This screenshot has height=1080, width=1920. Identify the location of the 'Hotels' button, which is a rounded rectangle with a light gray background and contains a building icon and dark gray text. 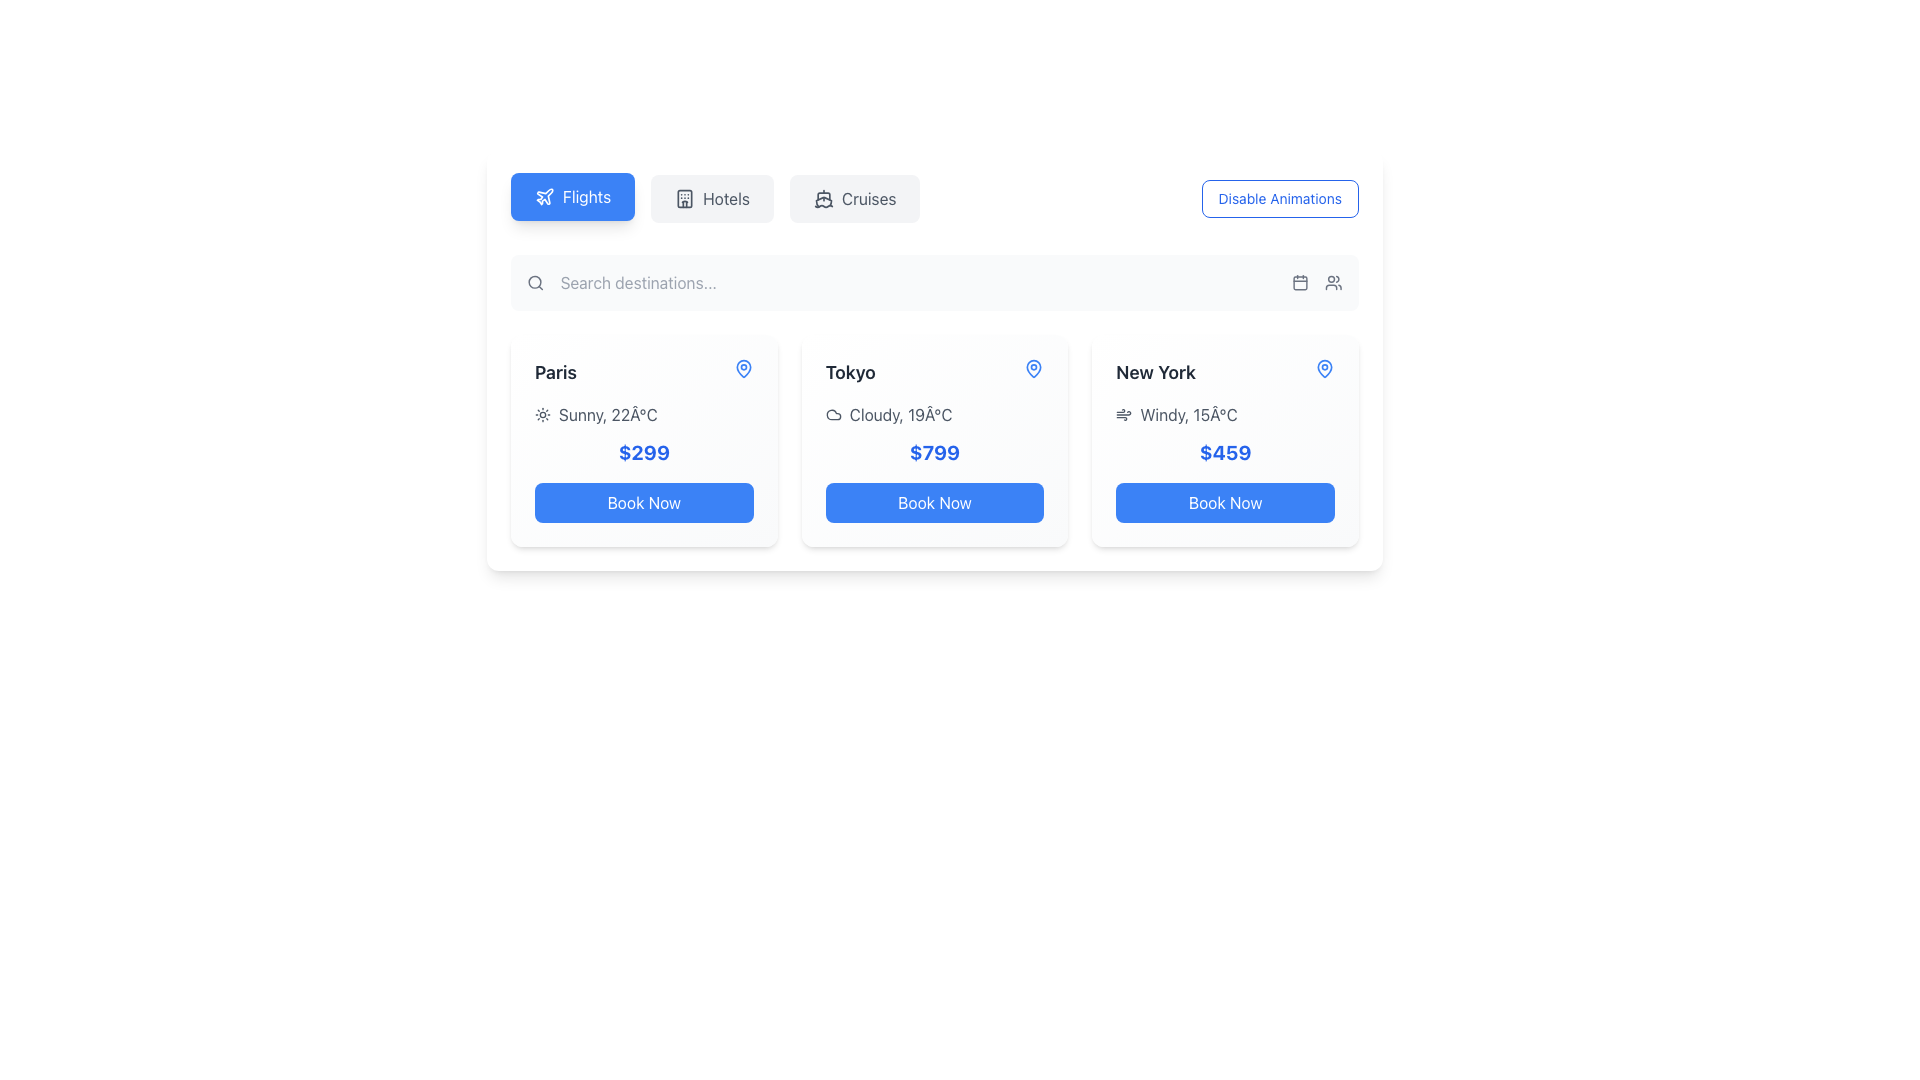
(712, 199).